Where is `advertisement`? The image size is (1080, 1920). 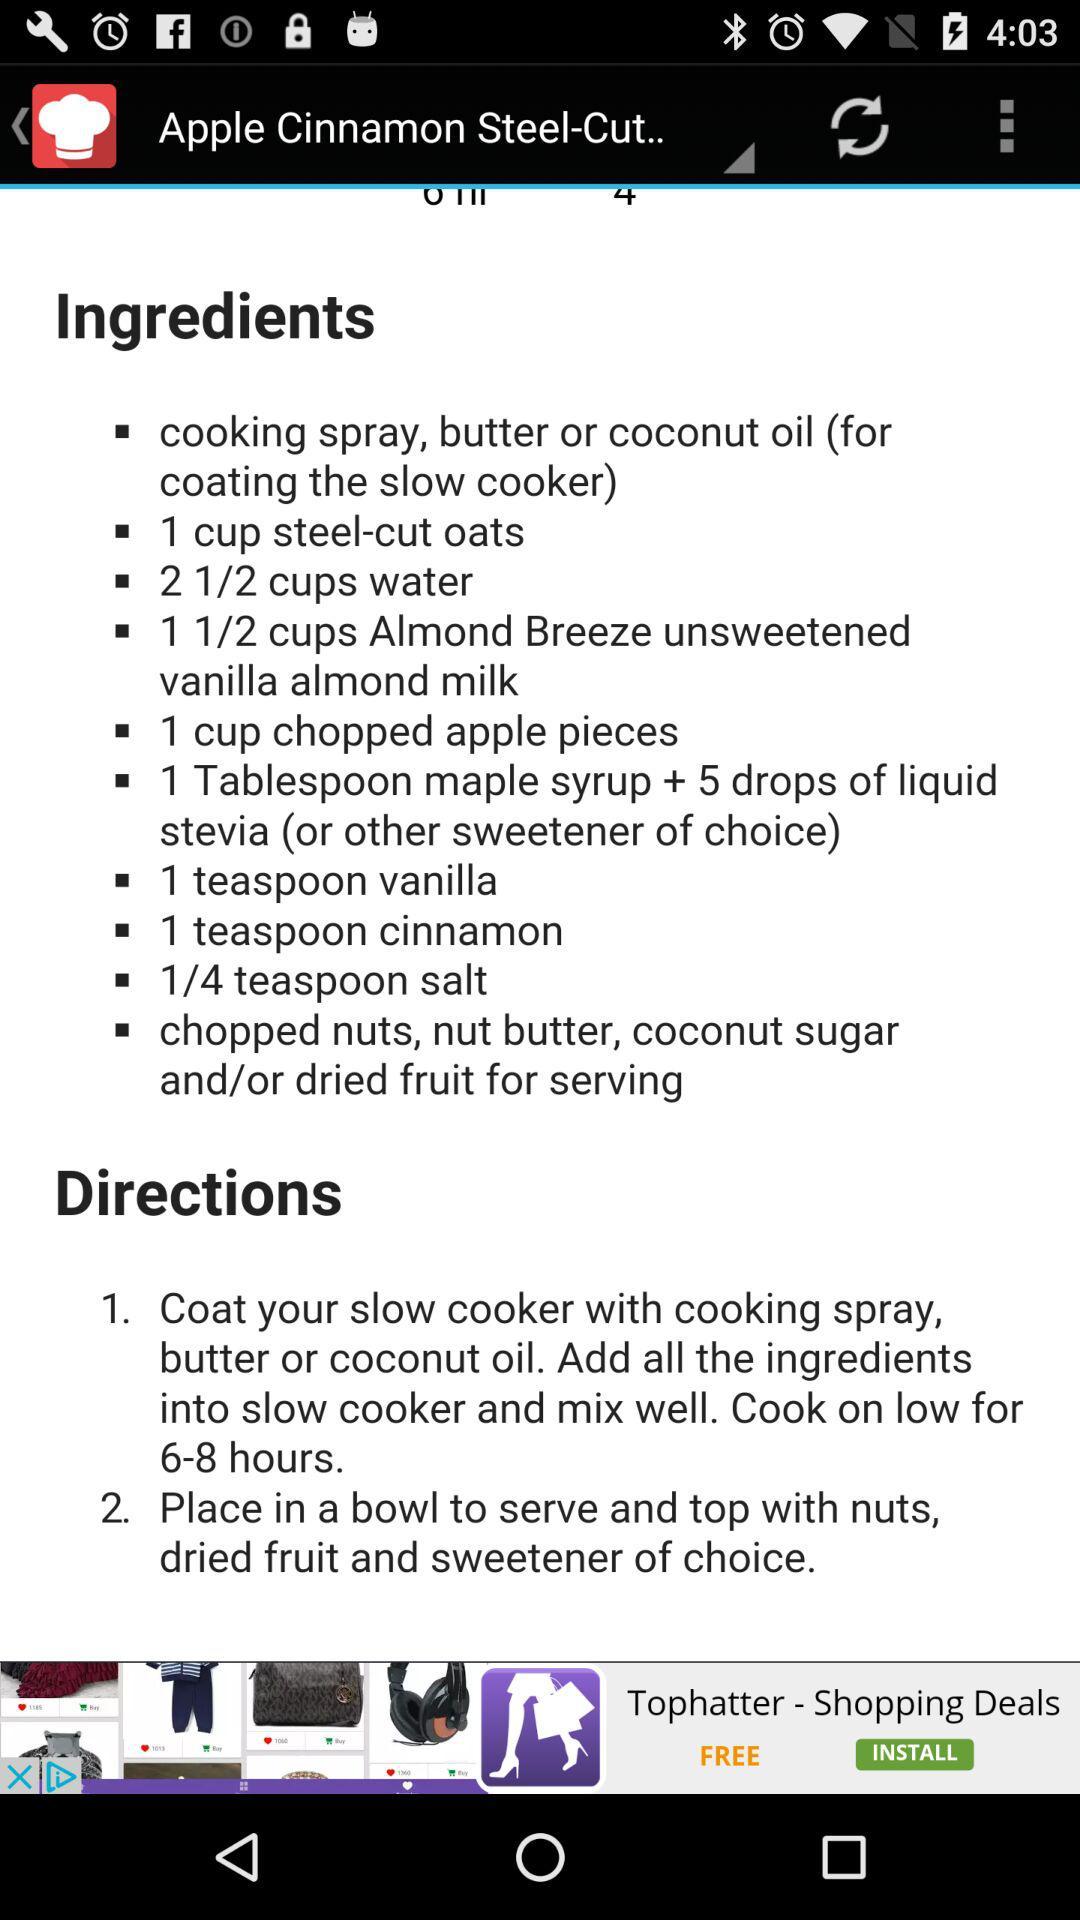 advertisement is located at coordinates (540, 1727).